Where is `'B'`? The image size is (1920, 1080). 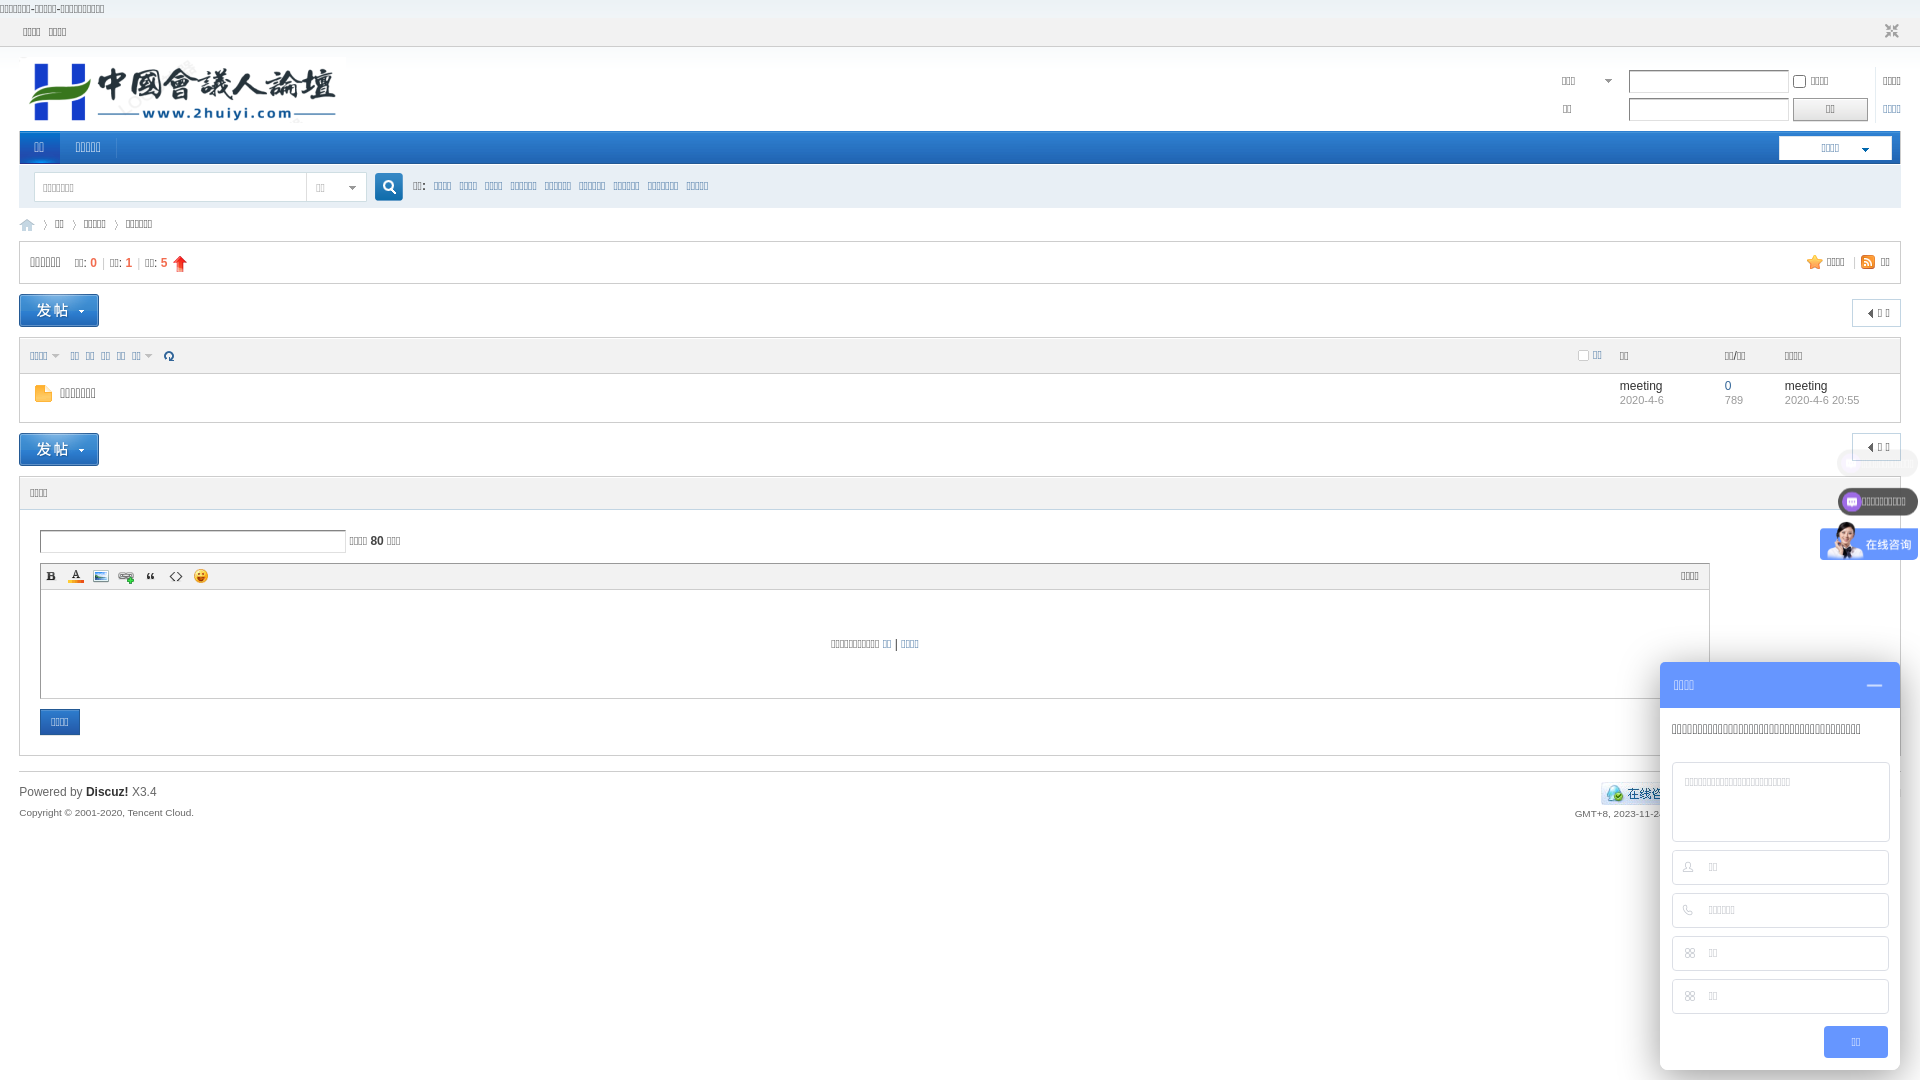 'B' is located at coordinates (51, 575).